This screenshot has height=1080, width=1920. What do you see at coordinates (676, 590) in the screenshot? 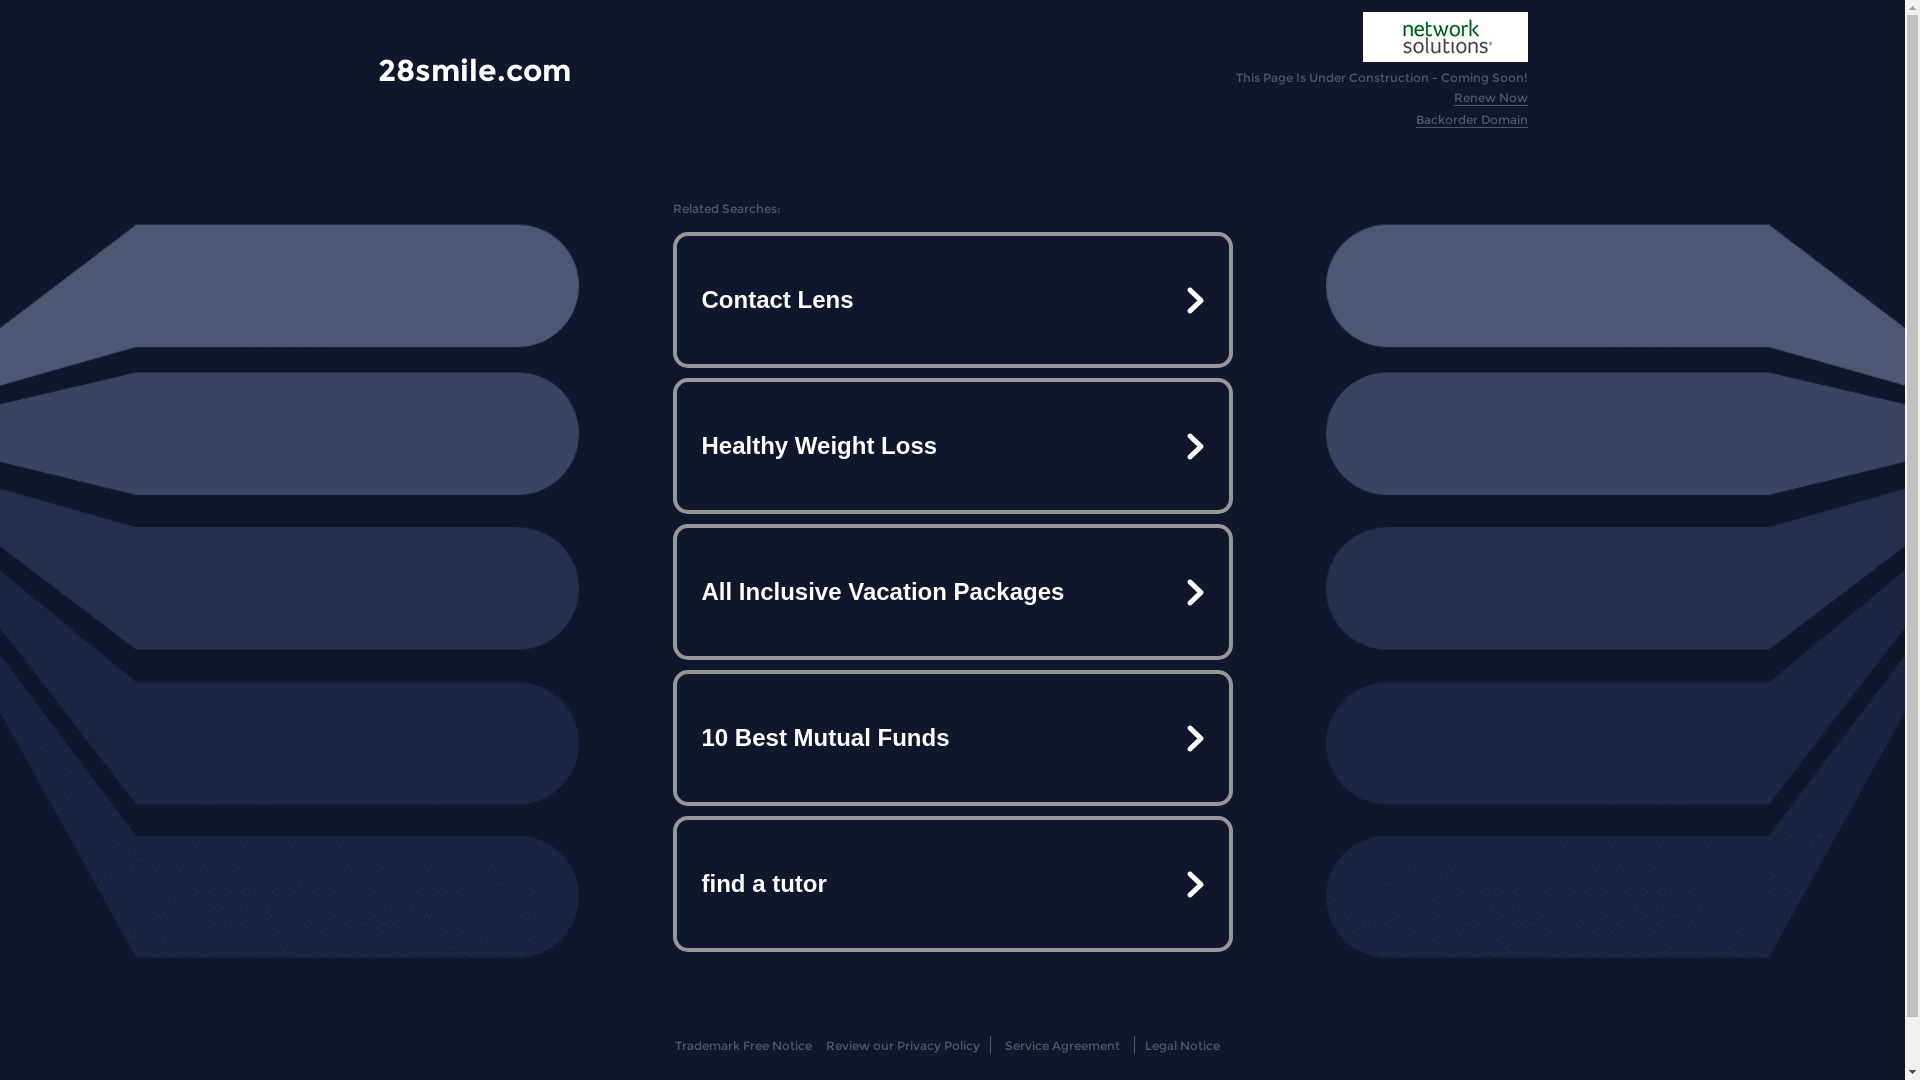
I see `'All Inclusive Vacation Packages'` at bounding box center [676, 590].